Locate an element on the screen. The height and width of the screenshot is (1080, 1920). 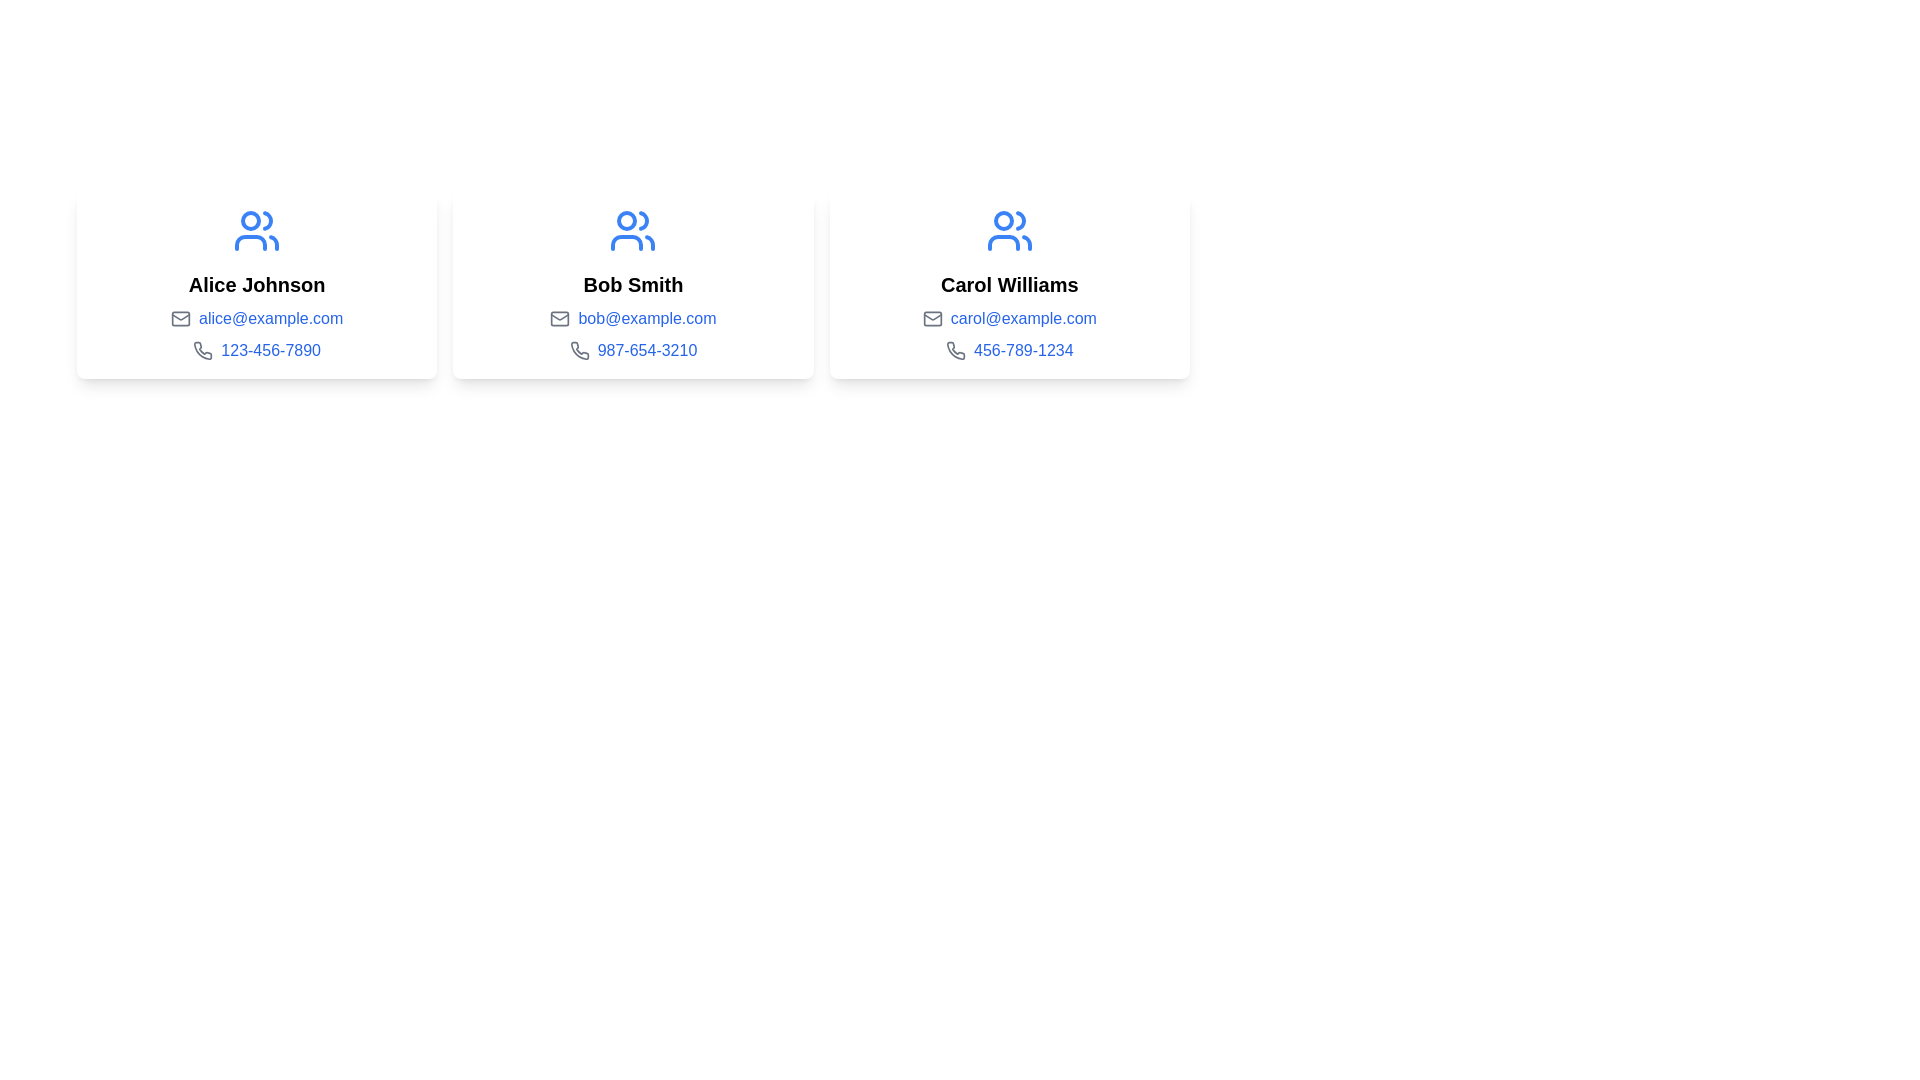
the Contact card for Carol Williams, which is the third card in a row of three cards, located at the rightmost position with a white background and rounded corners is located at coordinates (1009, 285).